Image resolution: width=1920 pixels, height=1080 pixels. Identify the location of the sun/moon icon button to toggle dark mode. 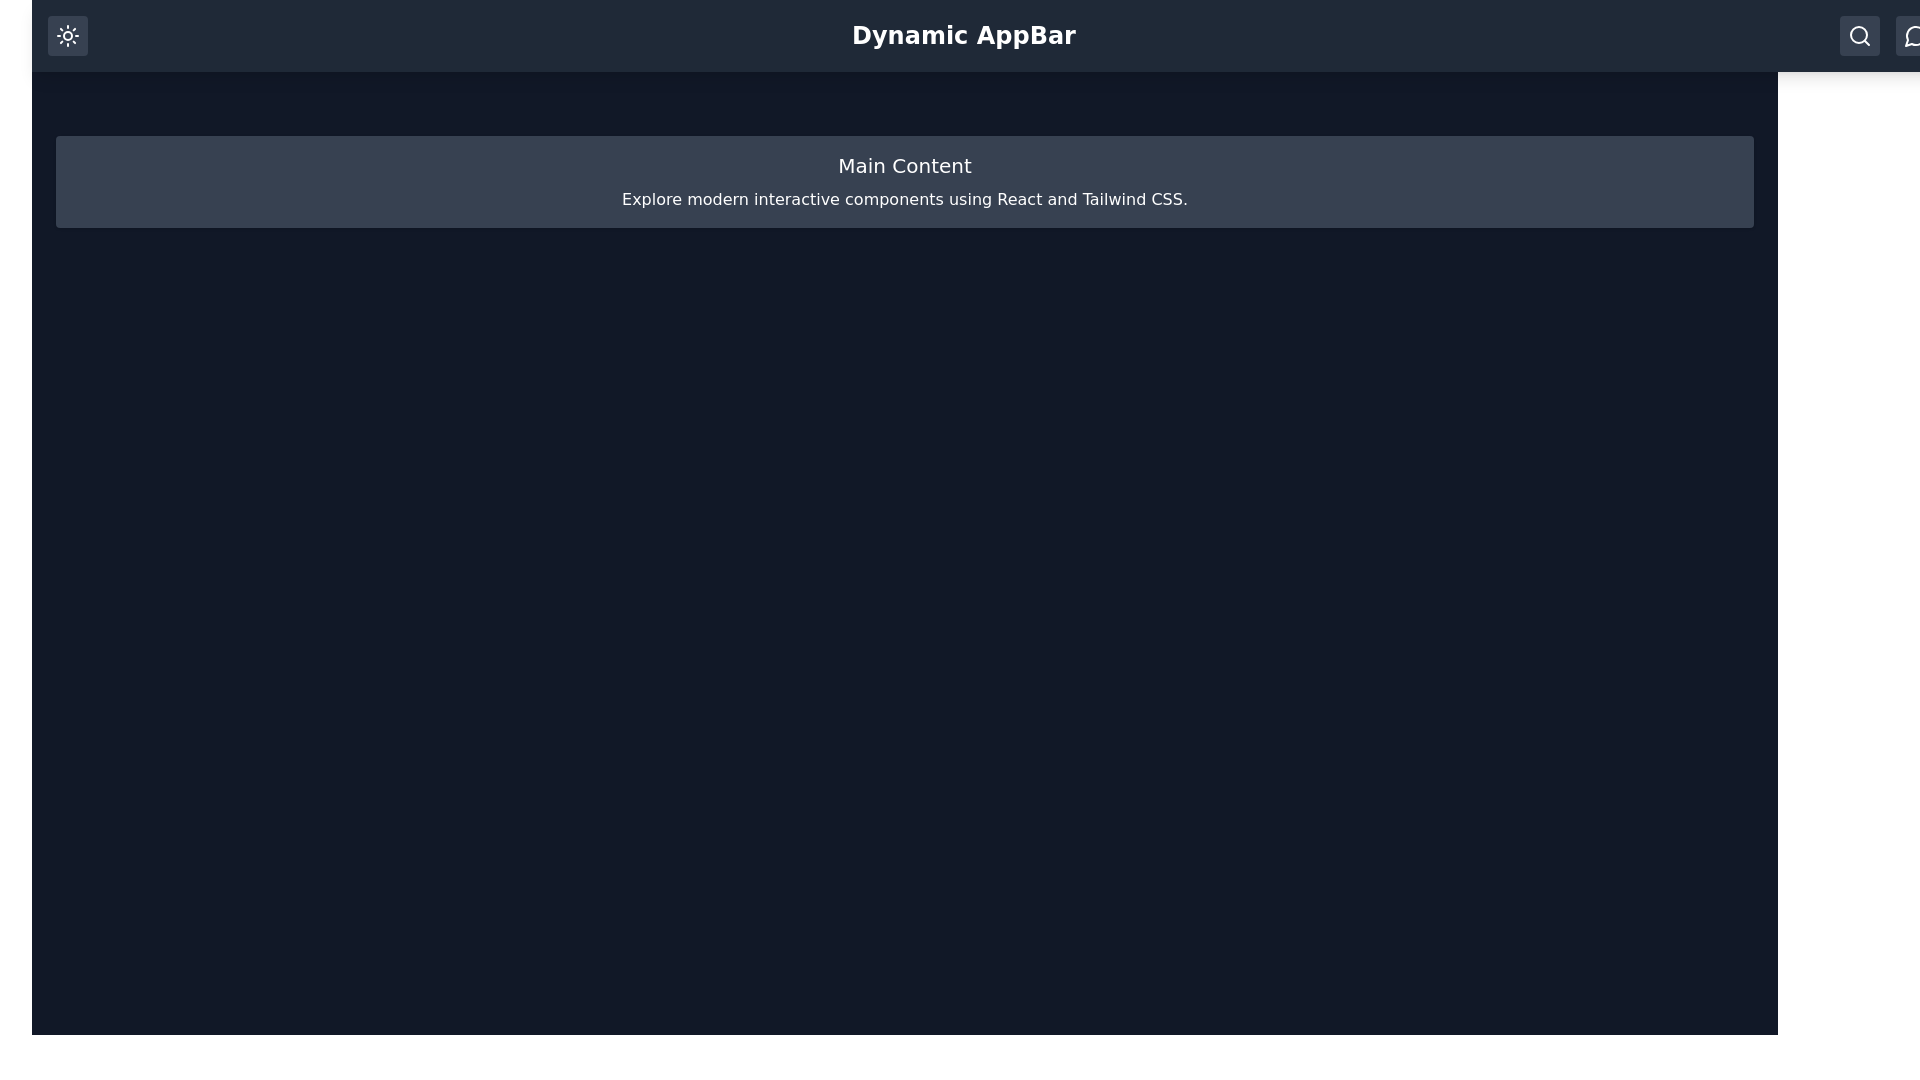
(67, 35).